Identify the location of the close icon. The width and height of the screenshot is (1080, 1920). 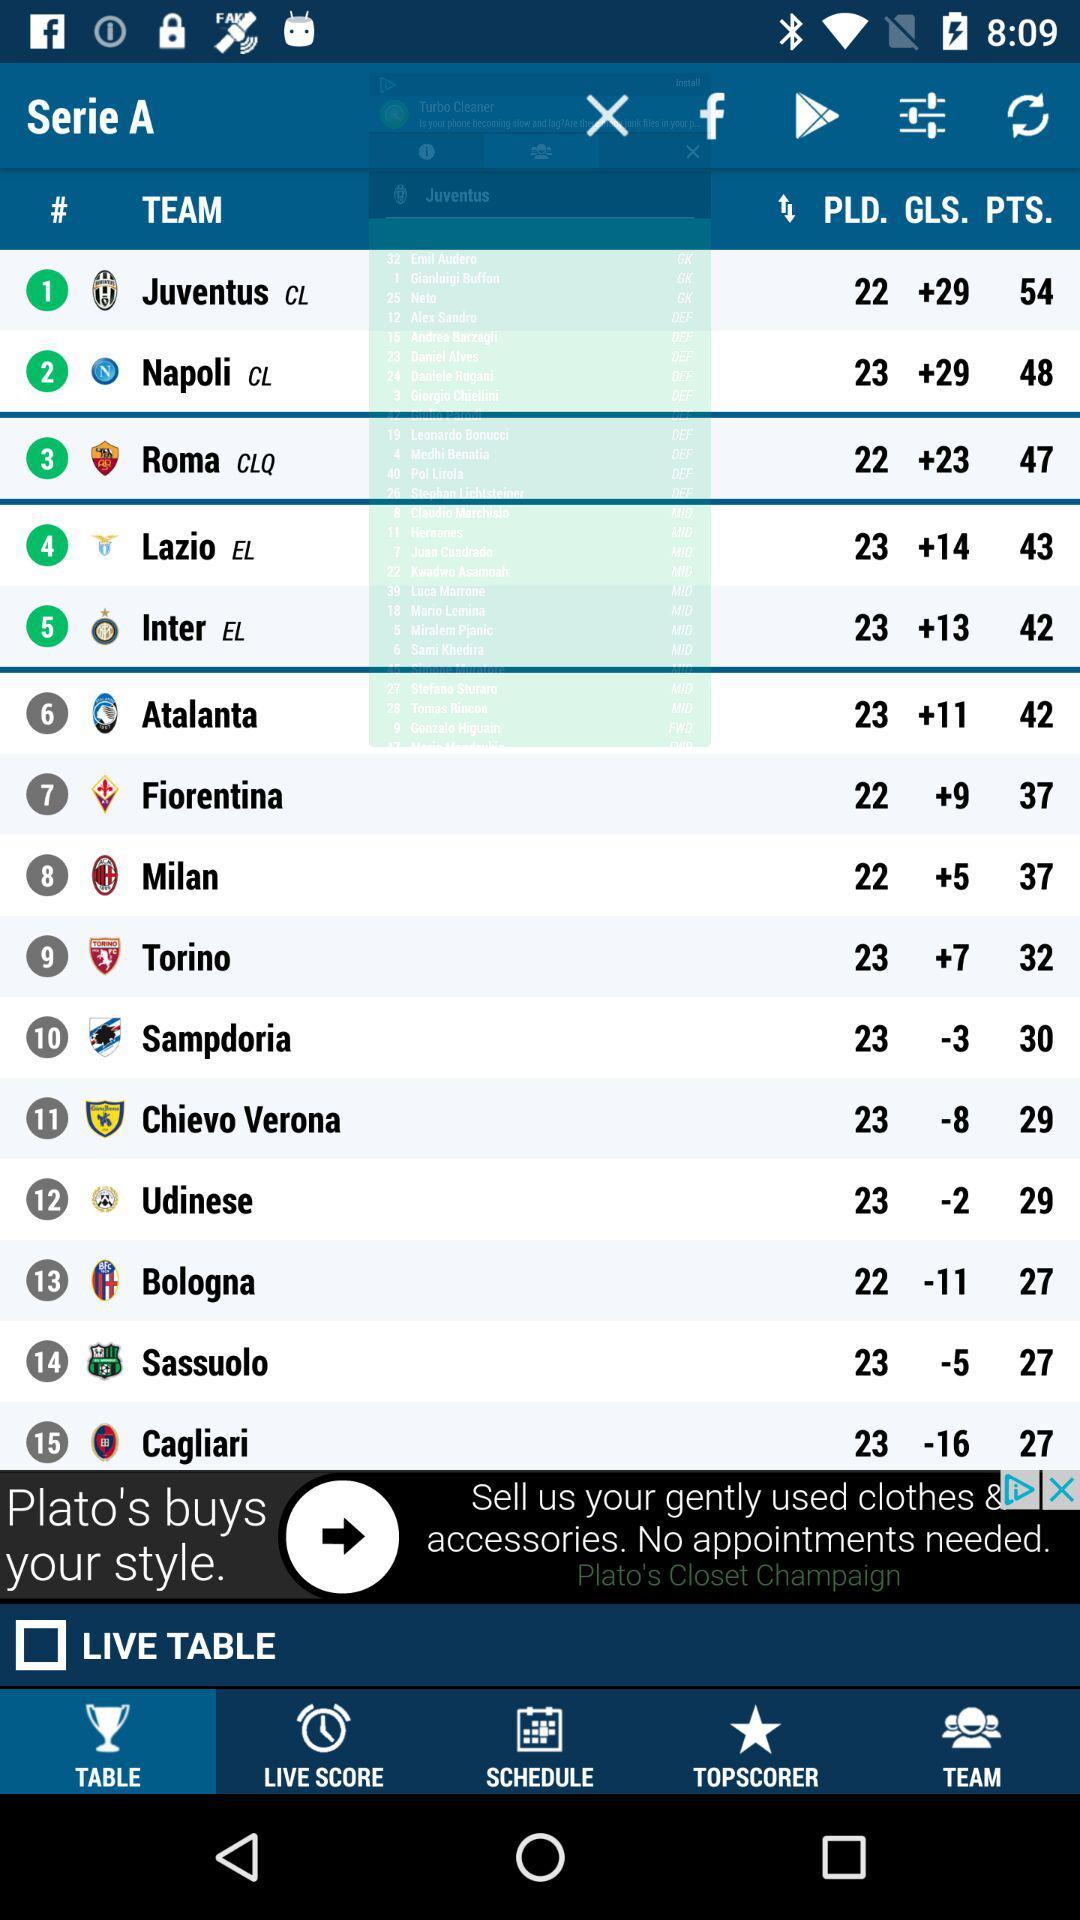
(606, 114).